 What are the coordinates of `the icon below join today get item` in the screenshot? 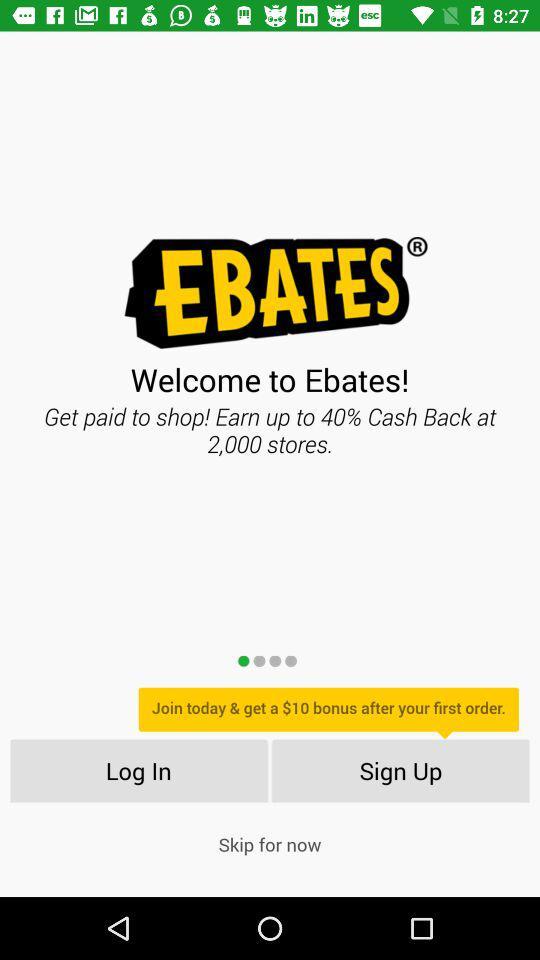 It's located at (137, 769).